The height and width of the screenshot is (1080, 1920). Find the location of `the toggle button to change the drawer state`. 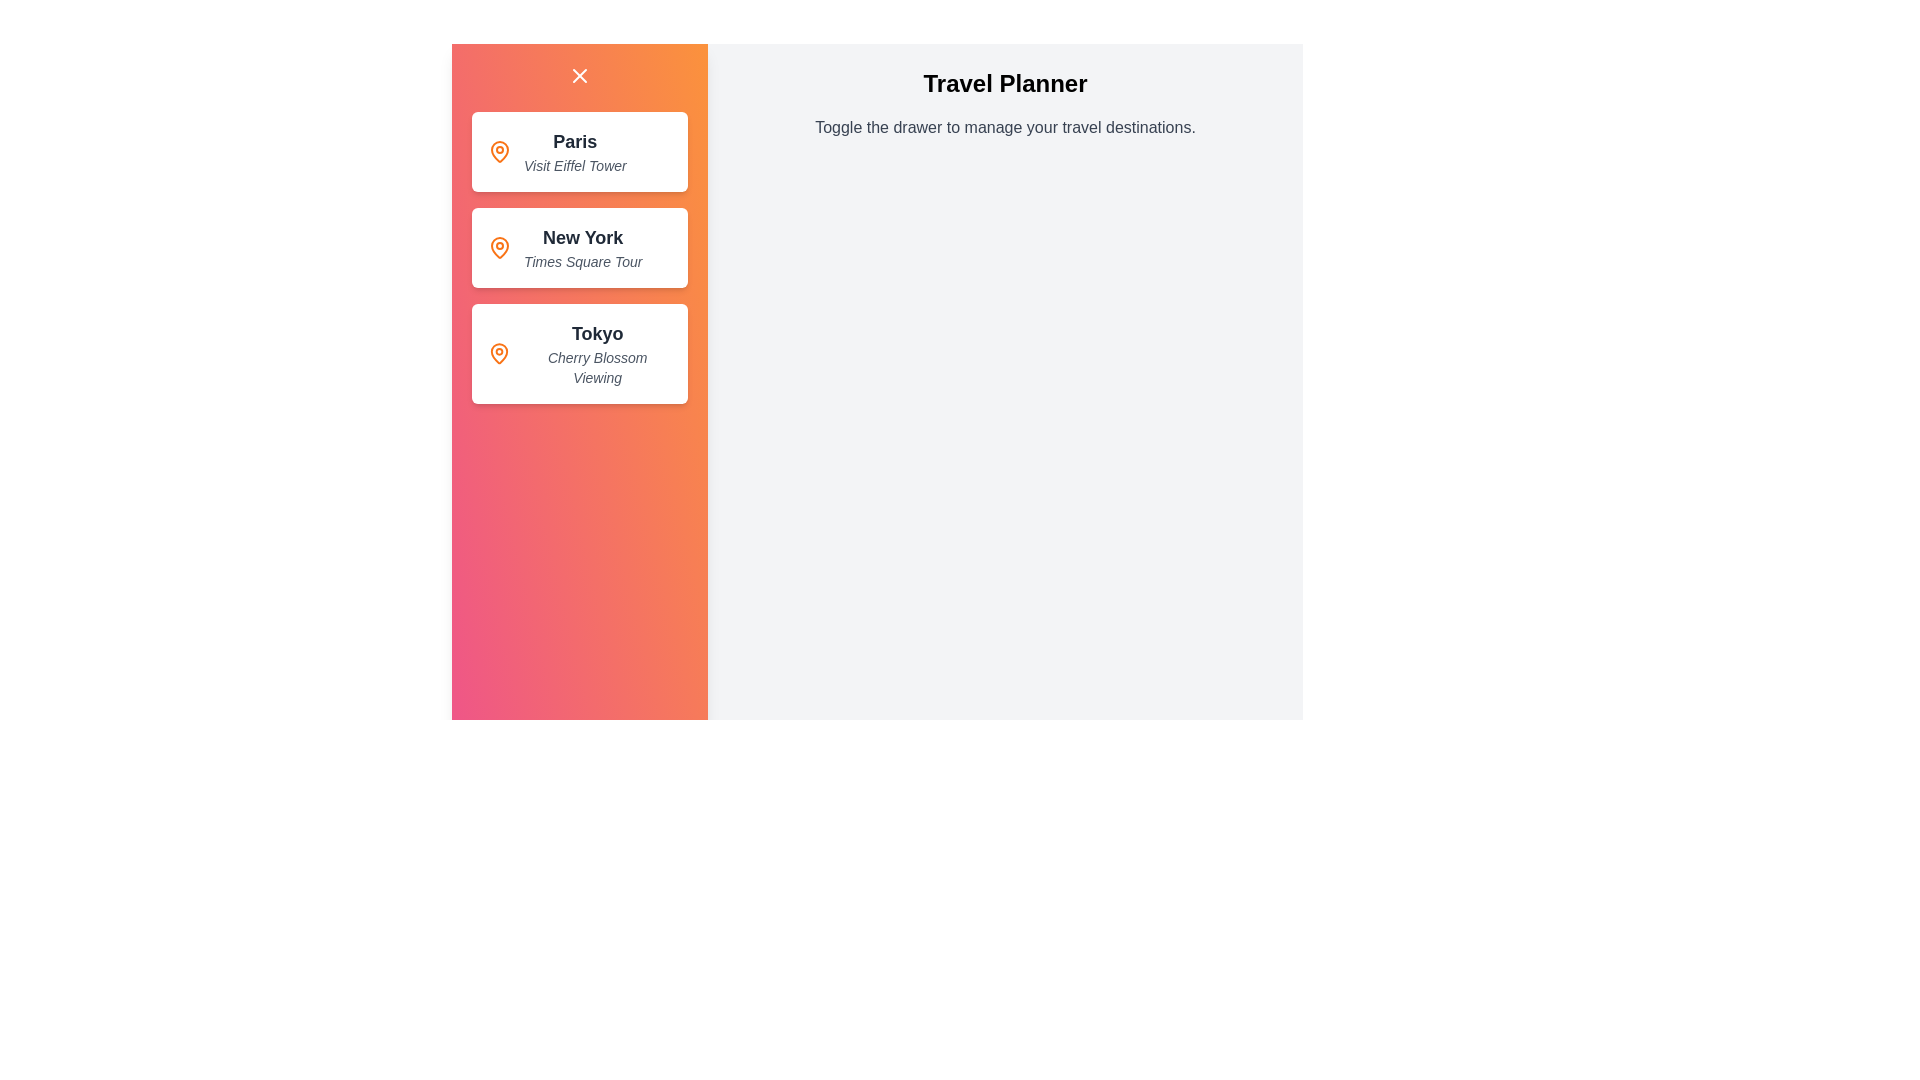

the toggle button to change the drawer state is located at coordinates (579, 75).